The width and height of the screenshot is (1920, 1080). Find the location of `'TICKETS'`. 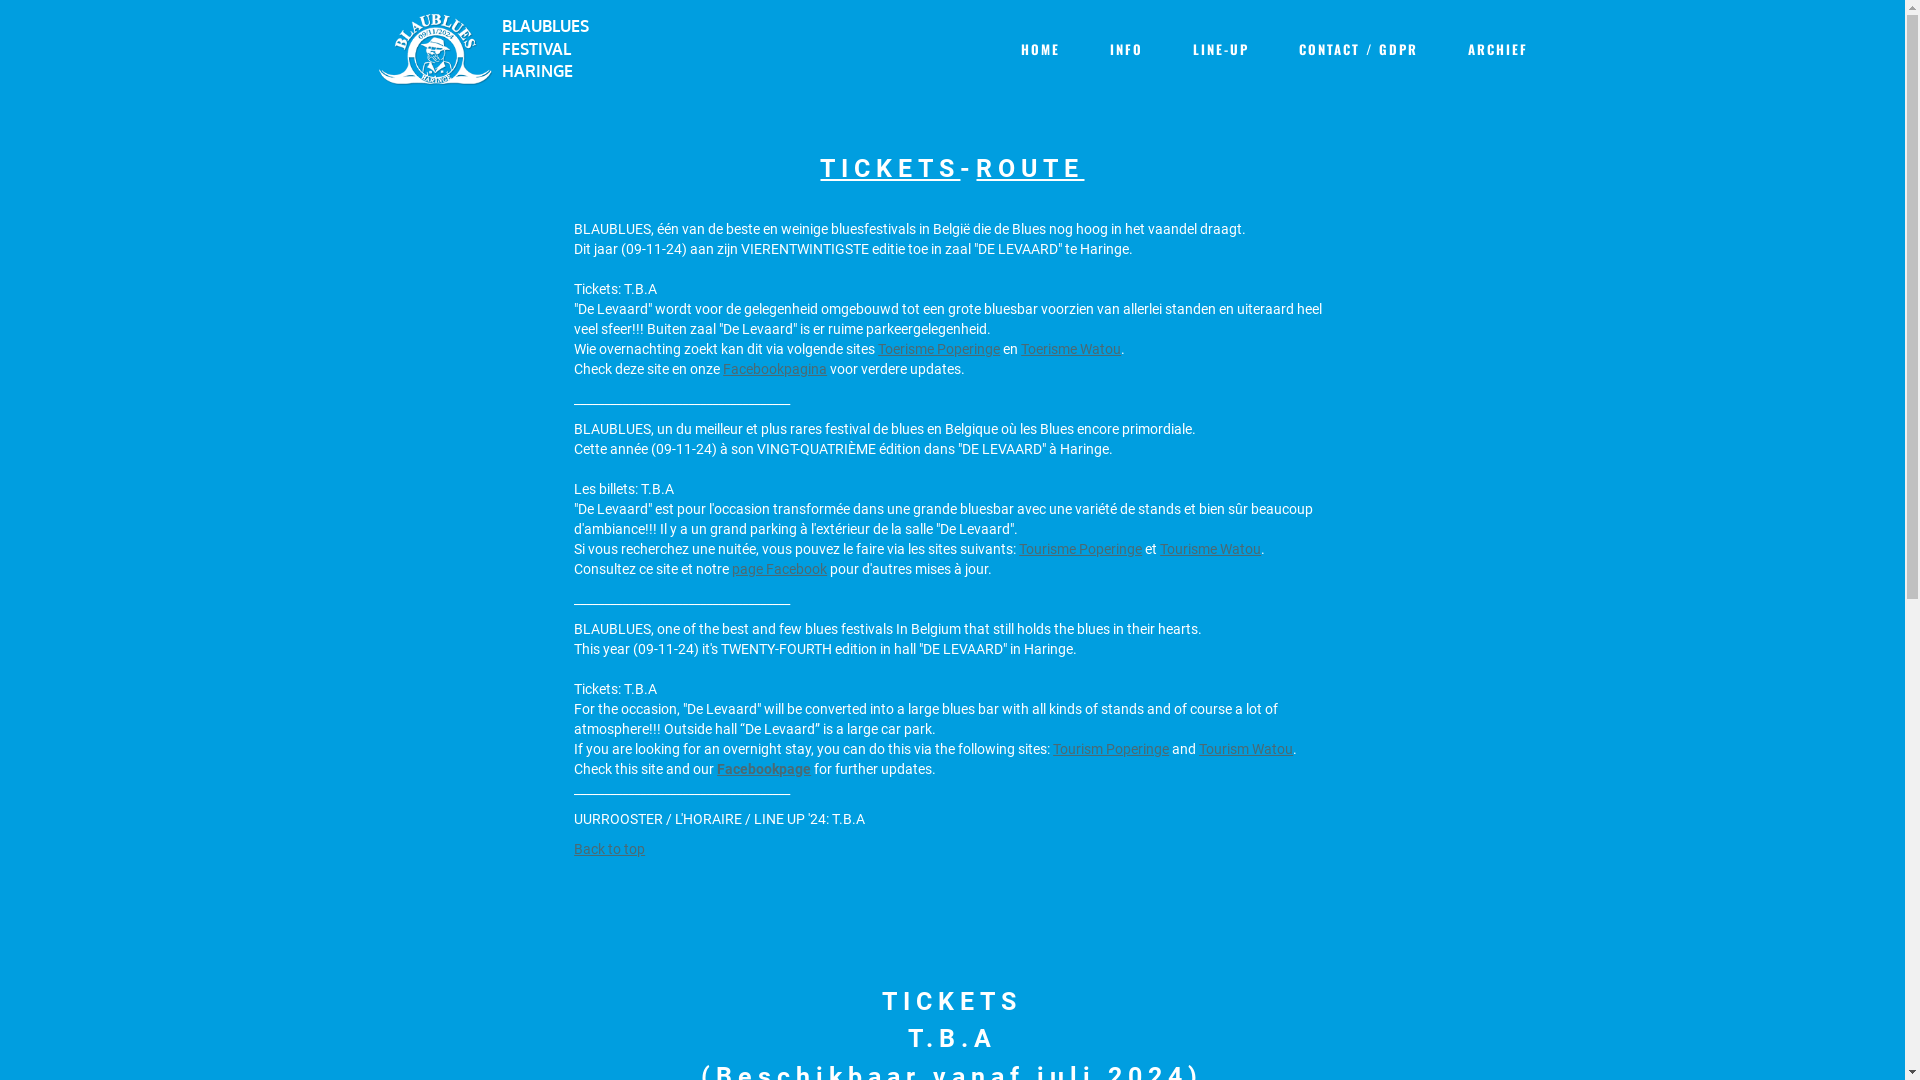

'TICKETS' is located at coordinates (820, 167).